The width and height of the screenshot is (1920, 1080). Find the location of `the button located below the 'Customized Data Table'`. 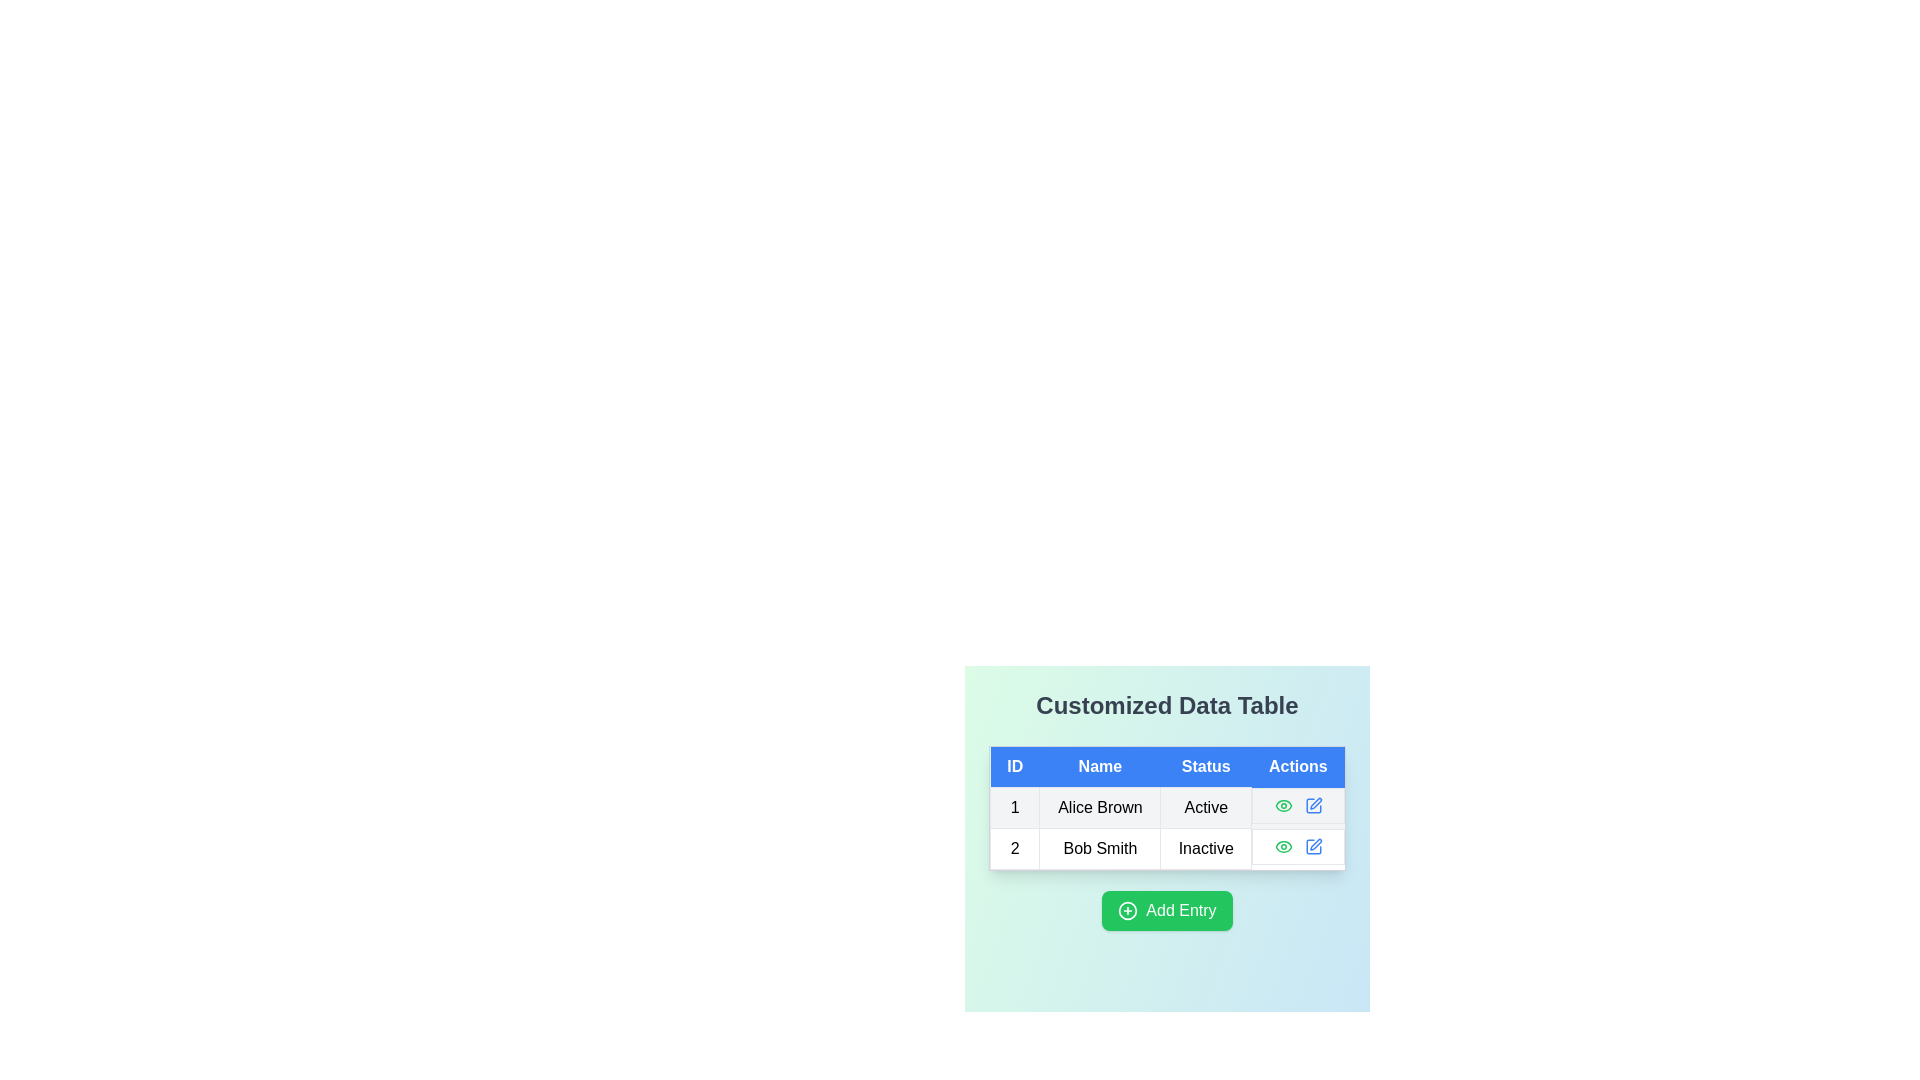

the button located below the 'Customized Data Table' is located at coordinates (1167, 910).